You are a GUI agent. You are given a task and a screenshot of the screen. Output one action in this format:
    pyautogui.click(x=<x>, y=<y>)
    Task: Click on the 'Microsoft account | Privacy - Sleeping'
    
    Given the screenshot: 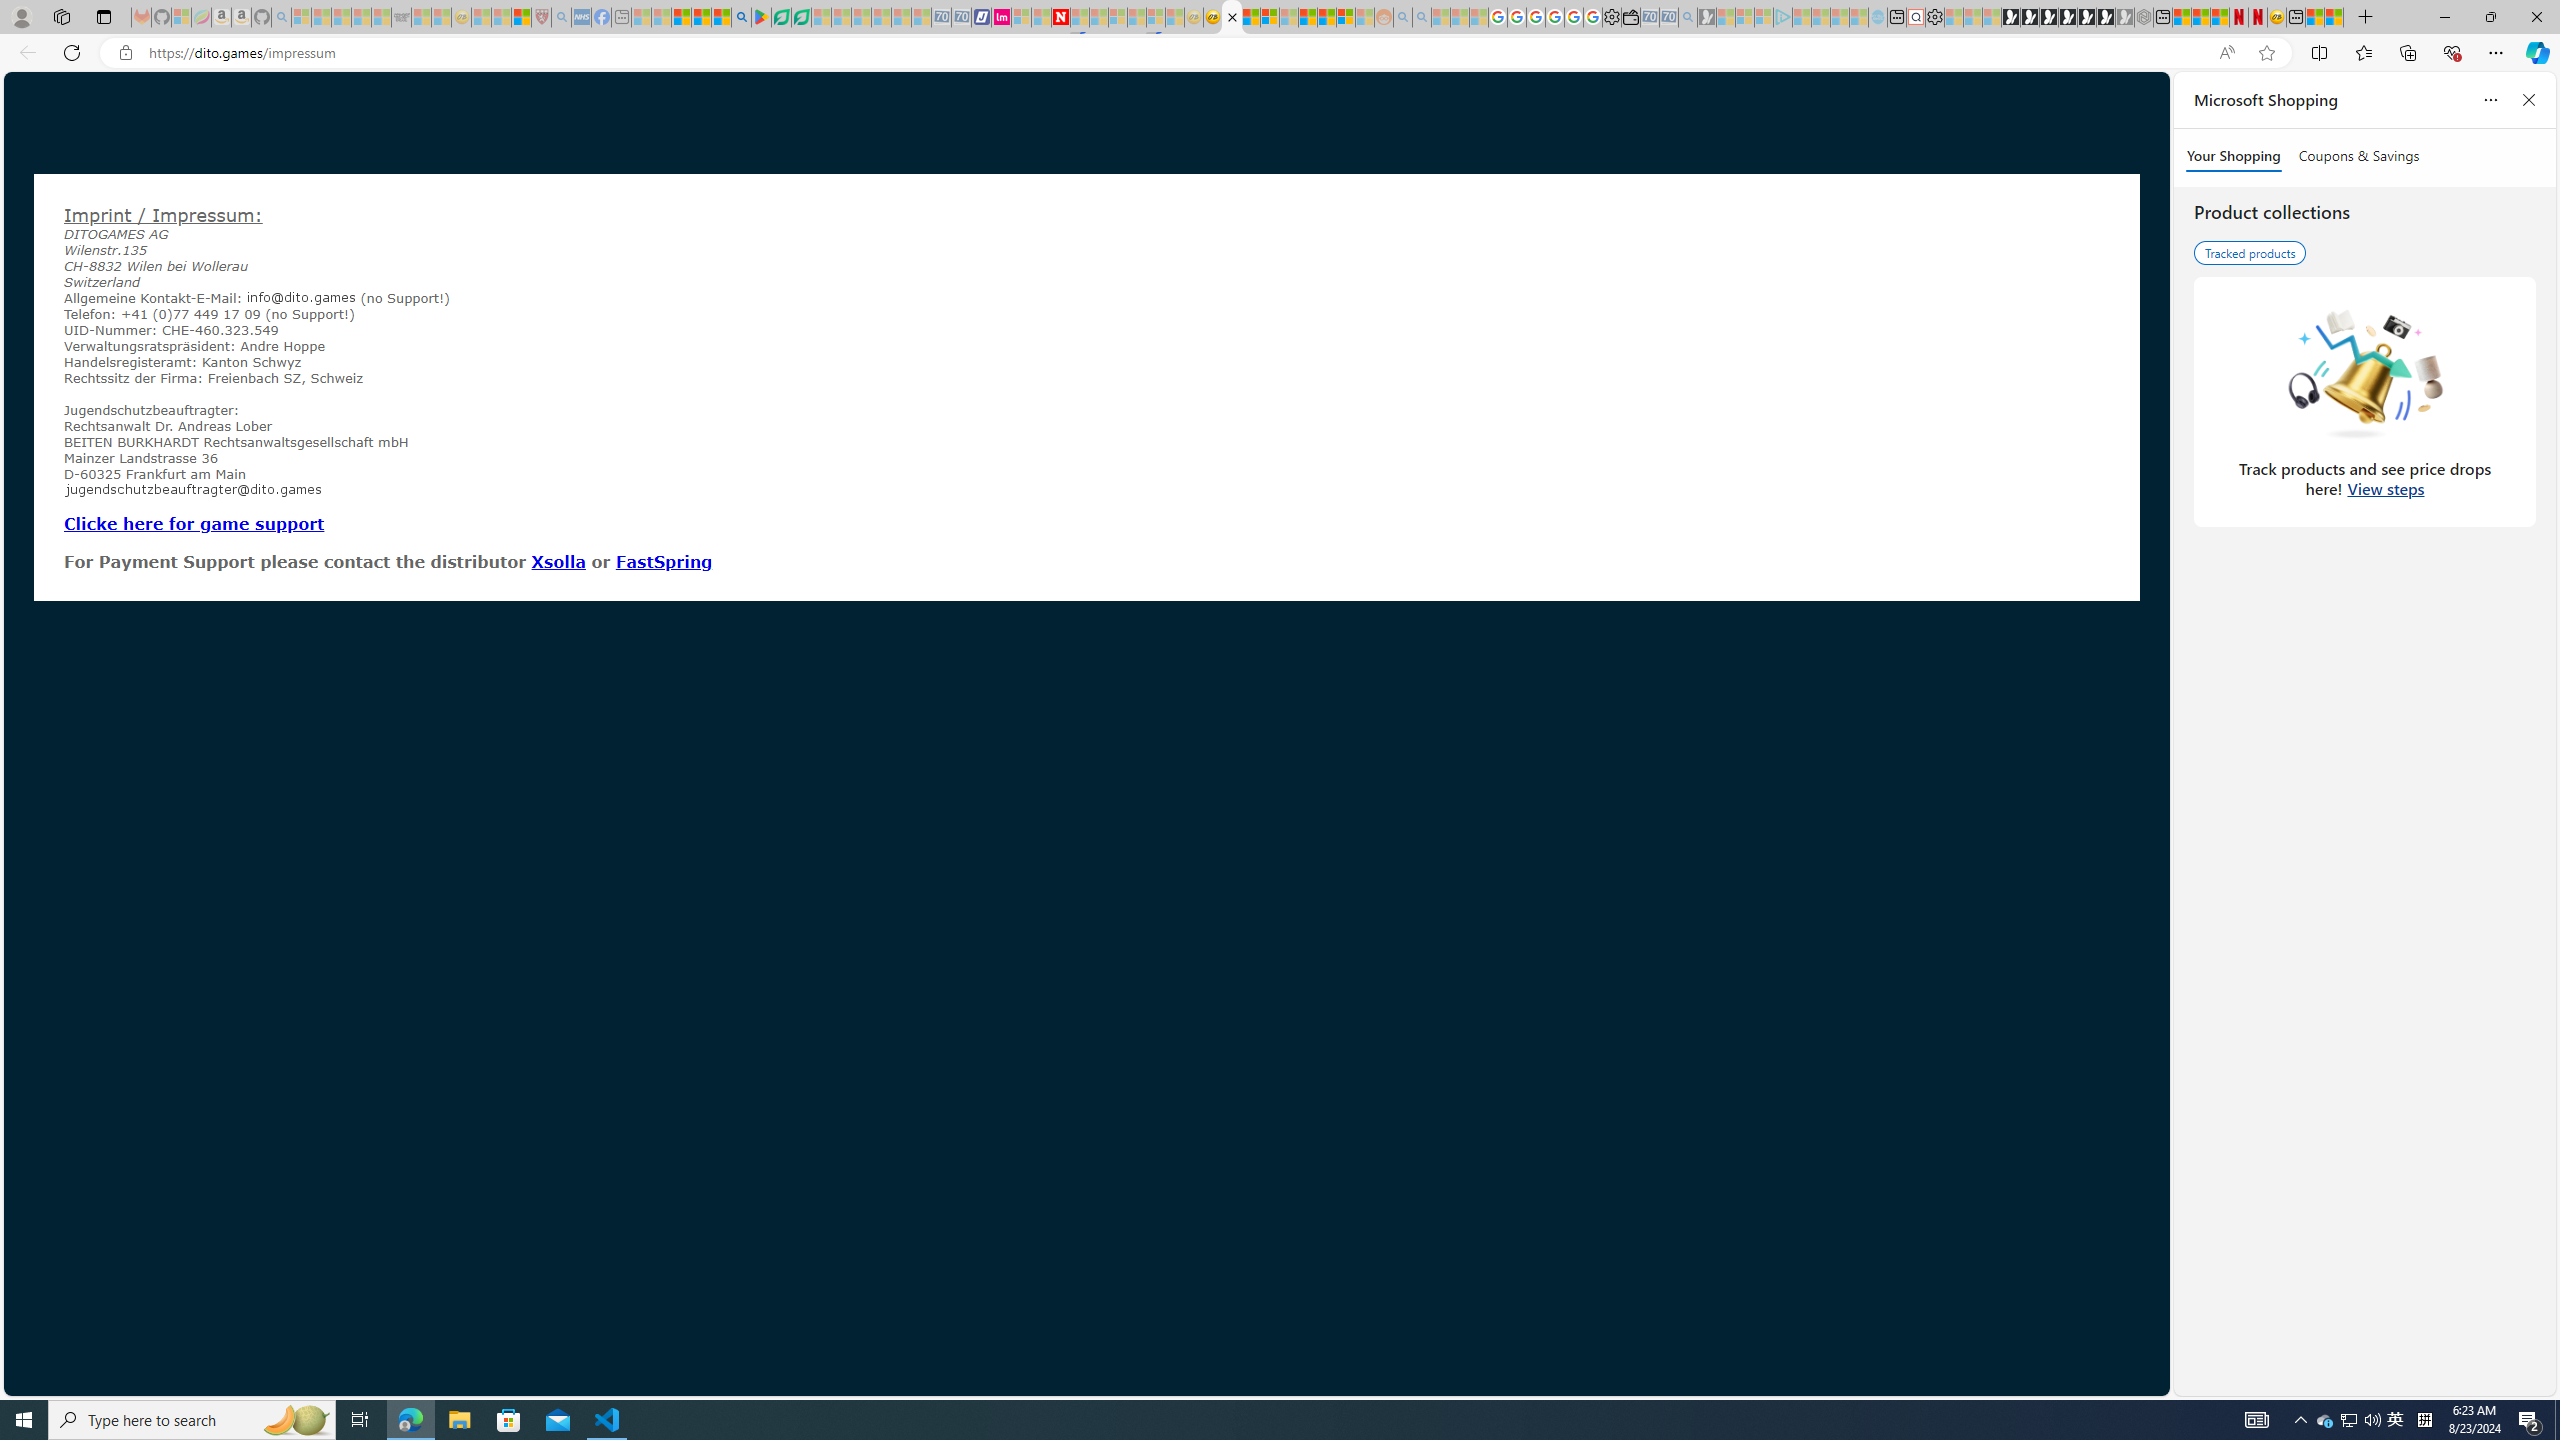 What is the action you would take?
    pyautogui.click(x=1762, y=16)
    